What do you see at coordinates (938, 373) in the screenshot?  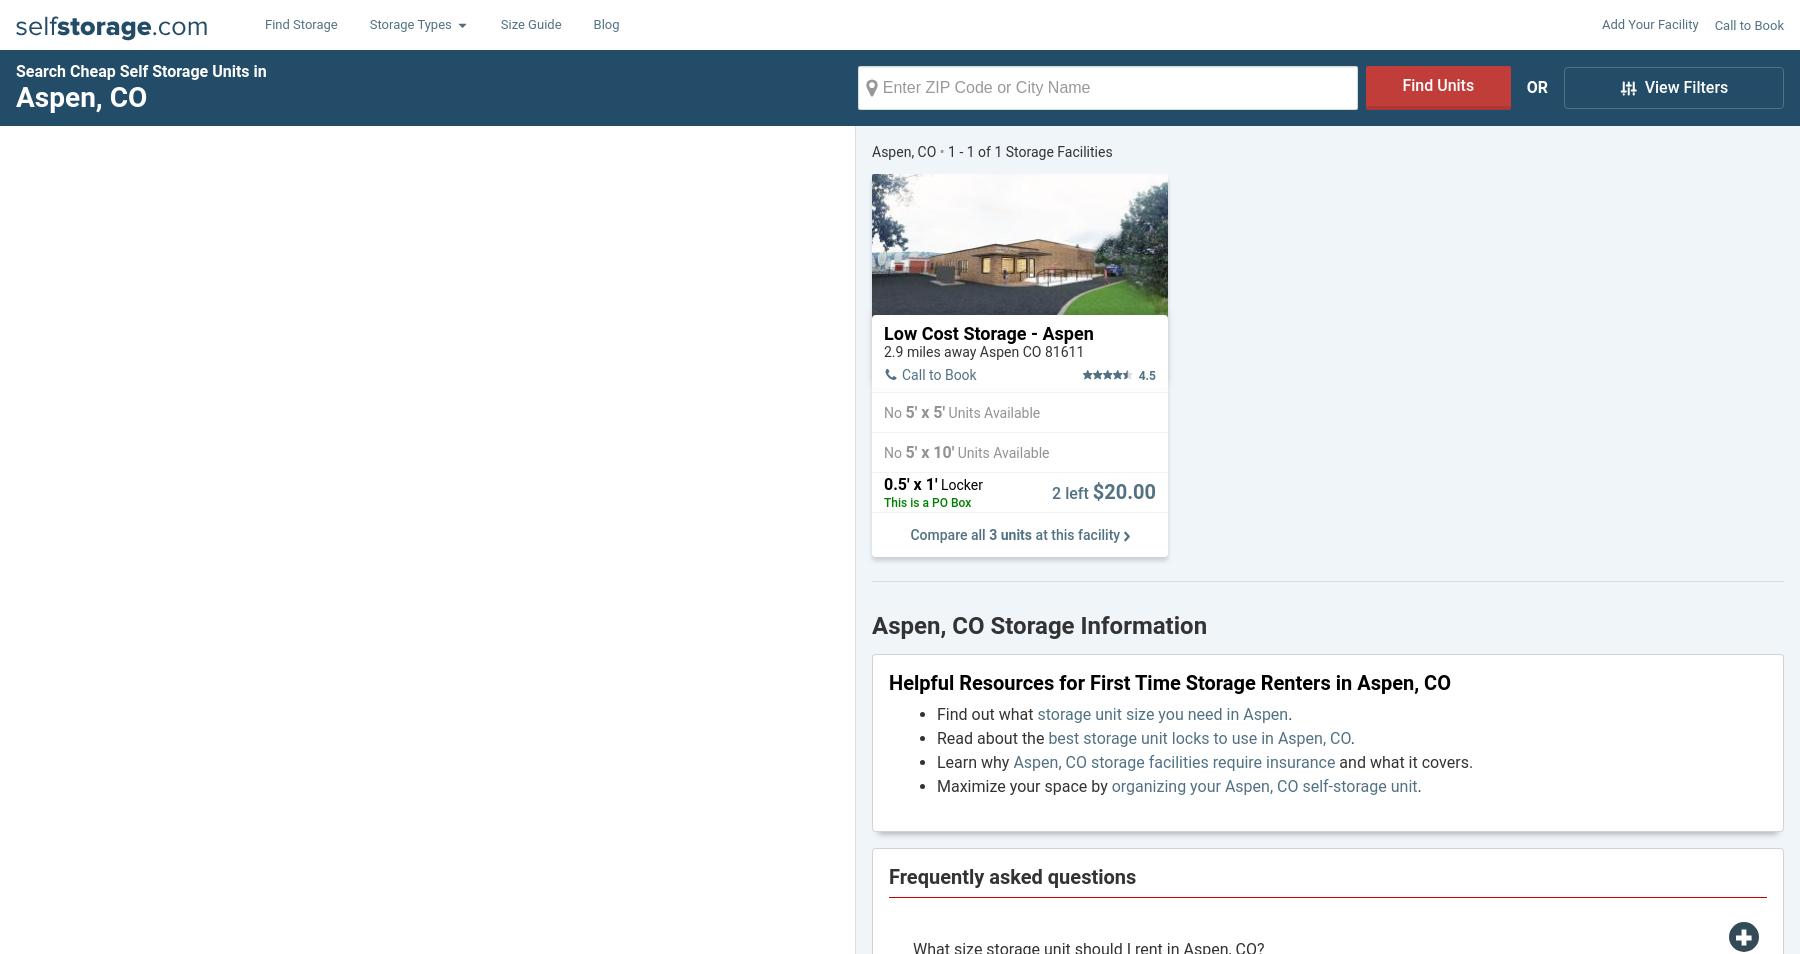 I see `'Call to Book'` at bounding box center [938, 373].